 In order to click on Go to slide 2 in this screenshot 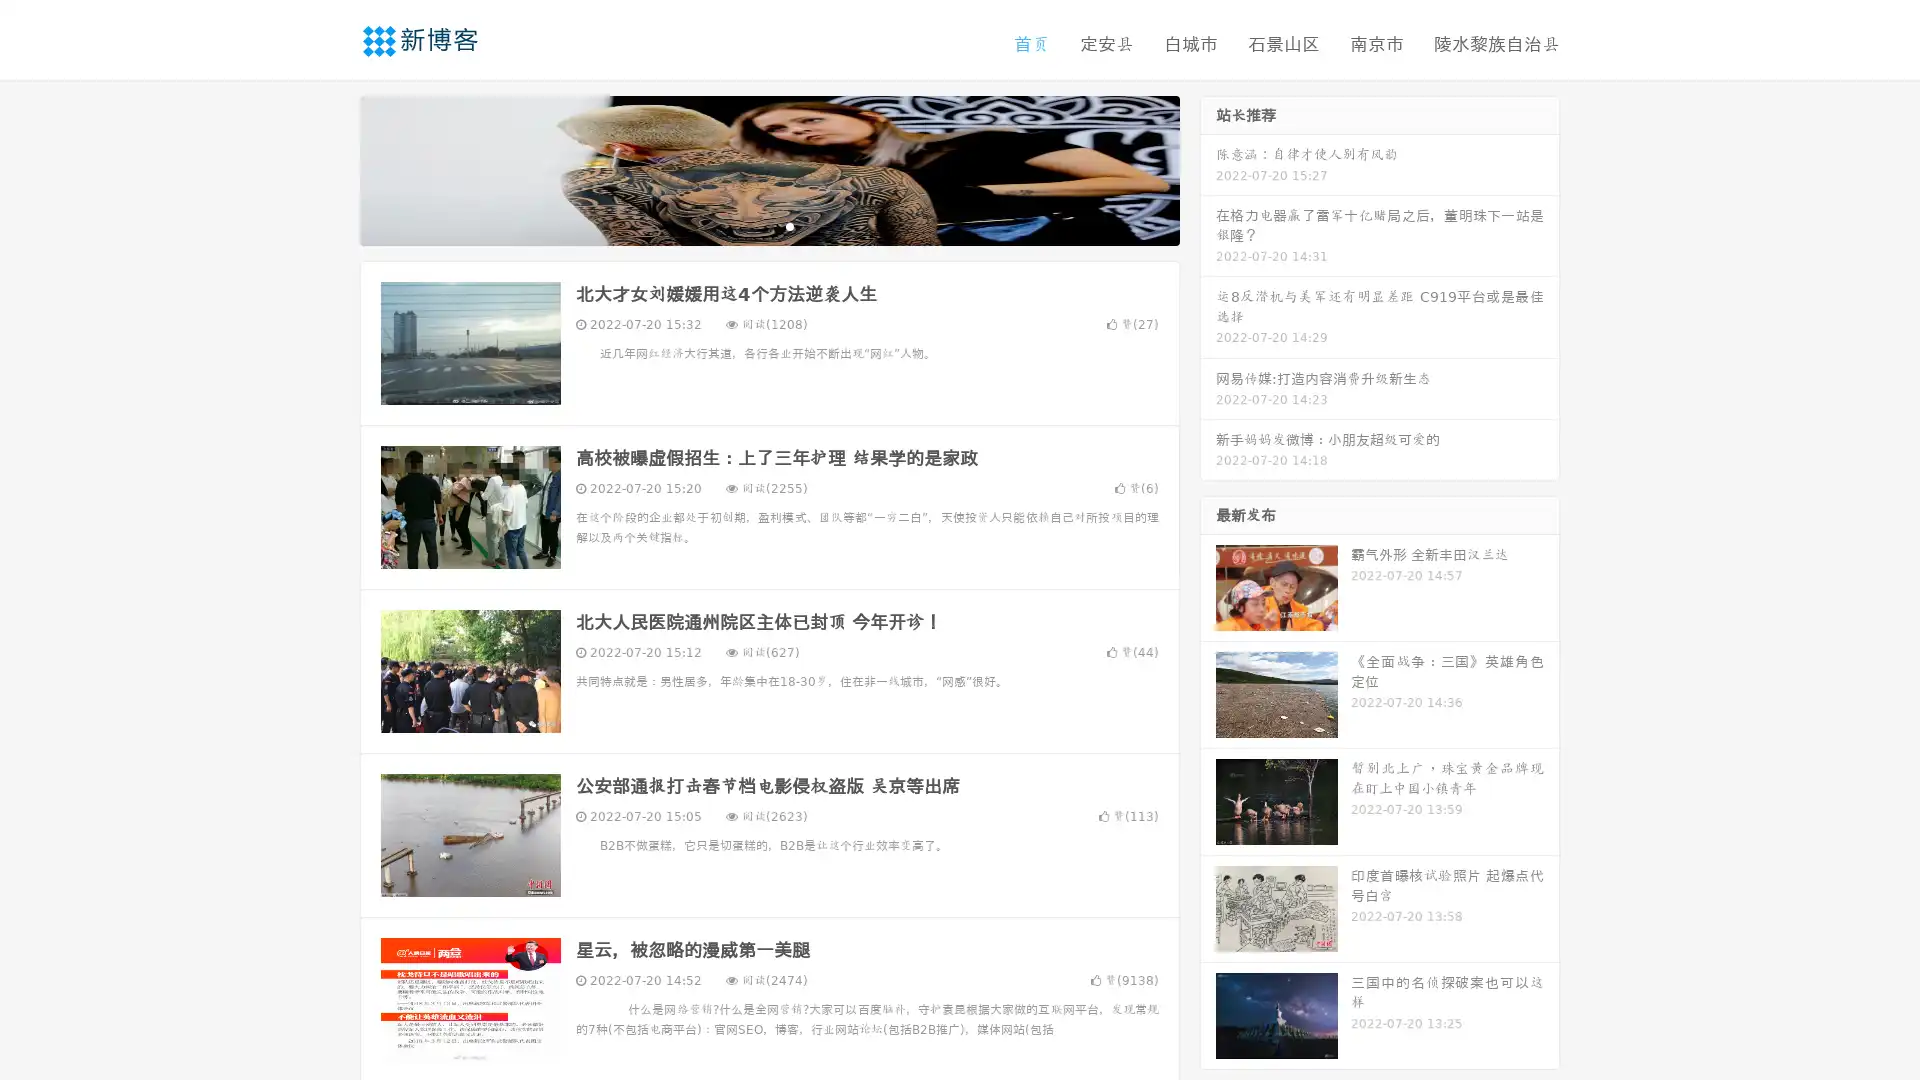, I will do `click(768, 225)`.